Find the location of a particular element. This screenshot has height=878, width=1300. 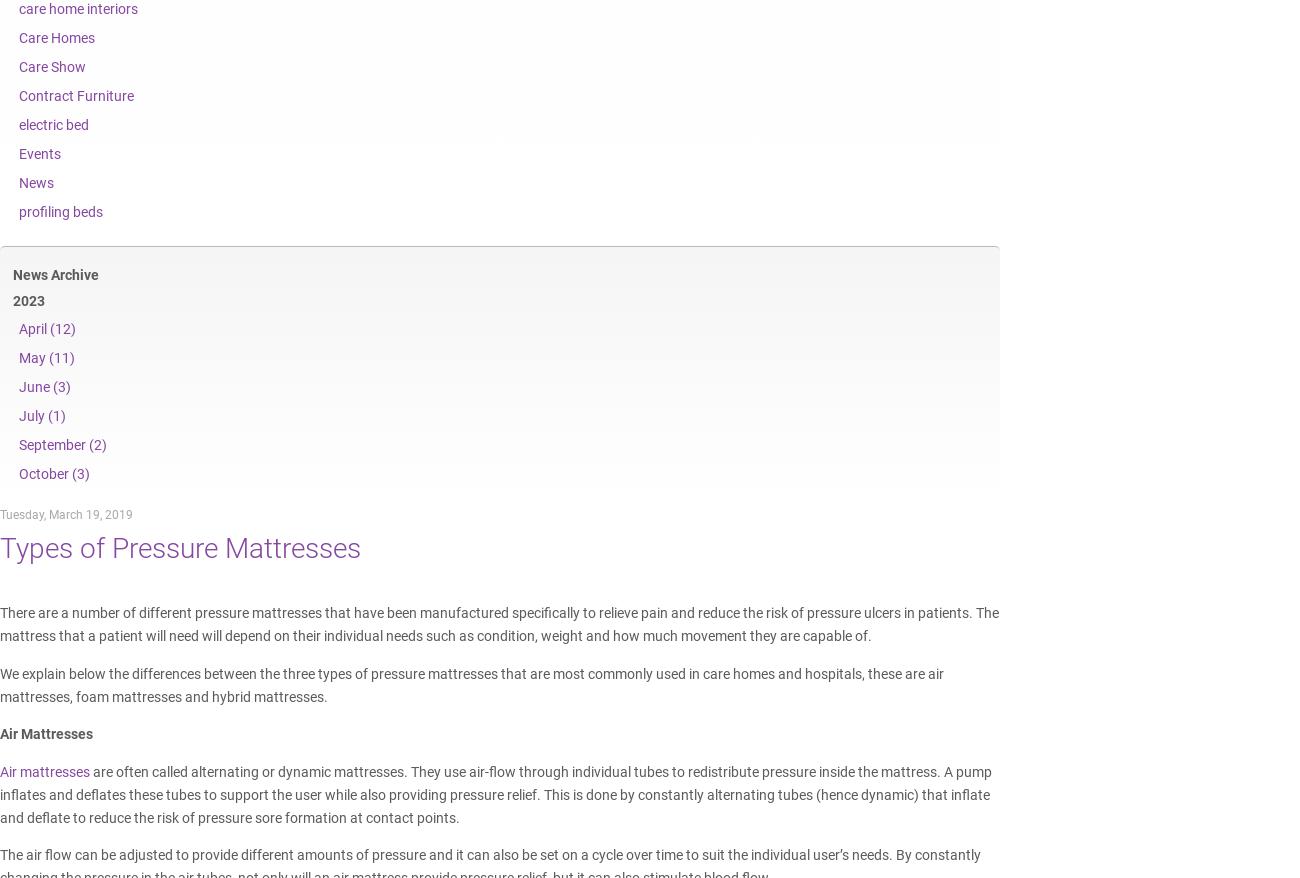

'Care Show' is located at coordinates (17, 66).